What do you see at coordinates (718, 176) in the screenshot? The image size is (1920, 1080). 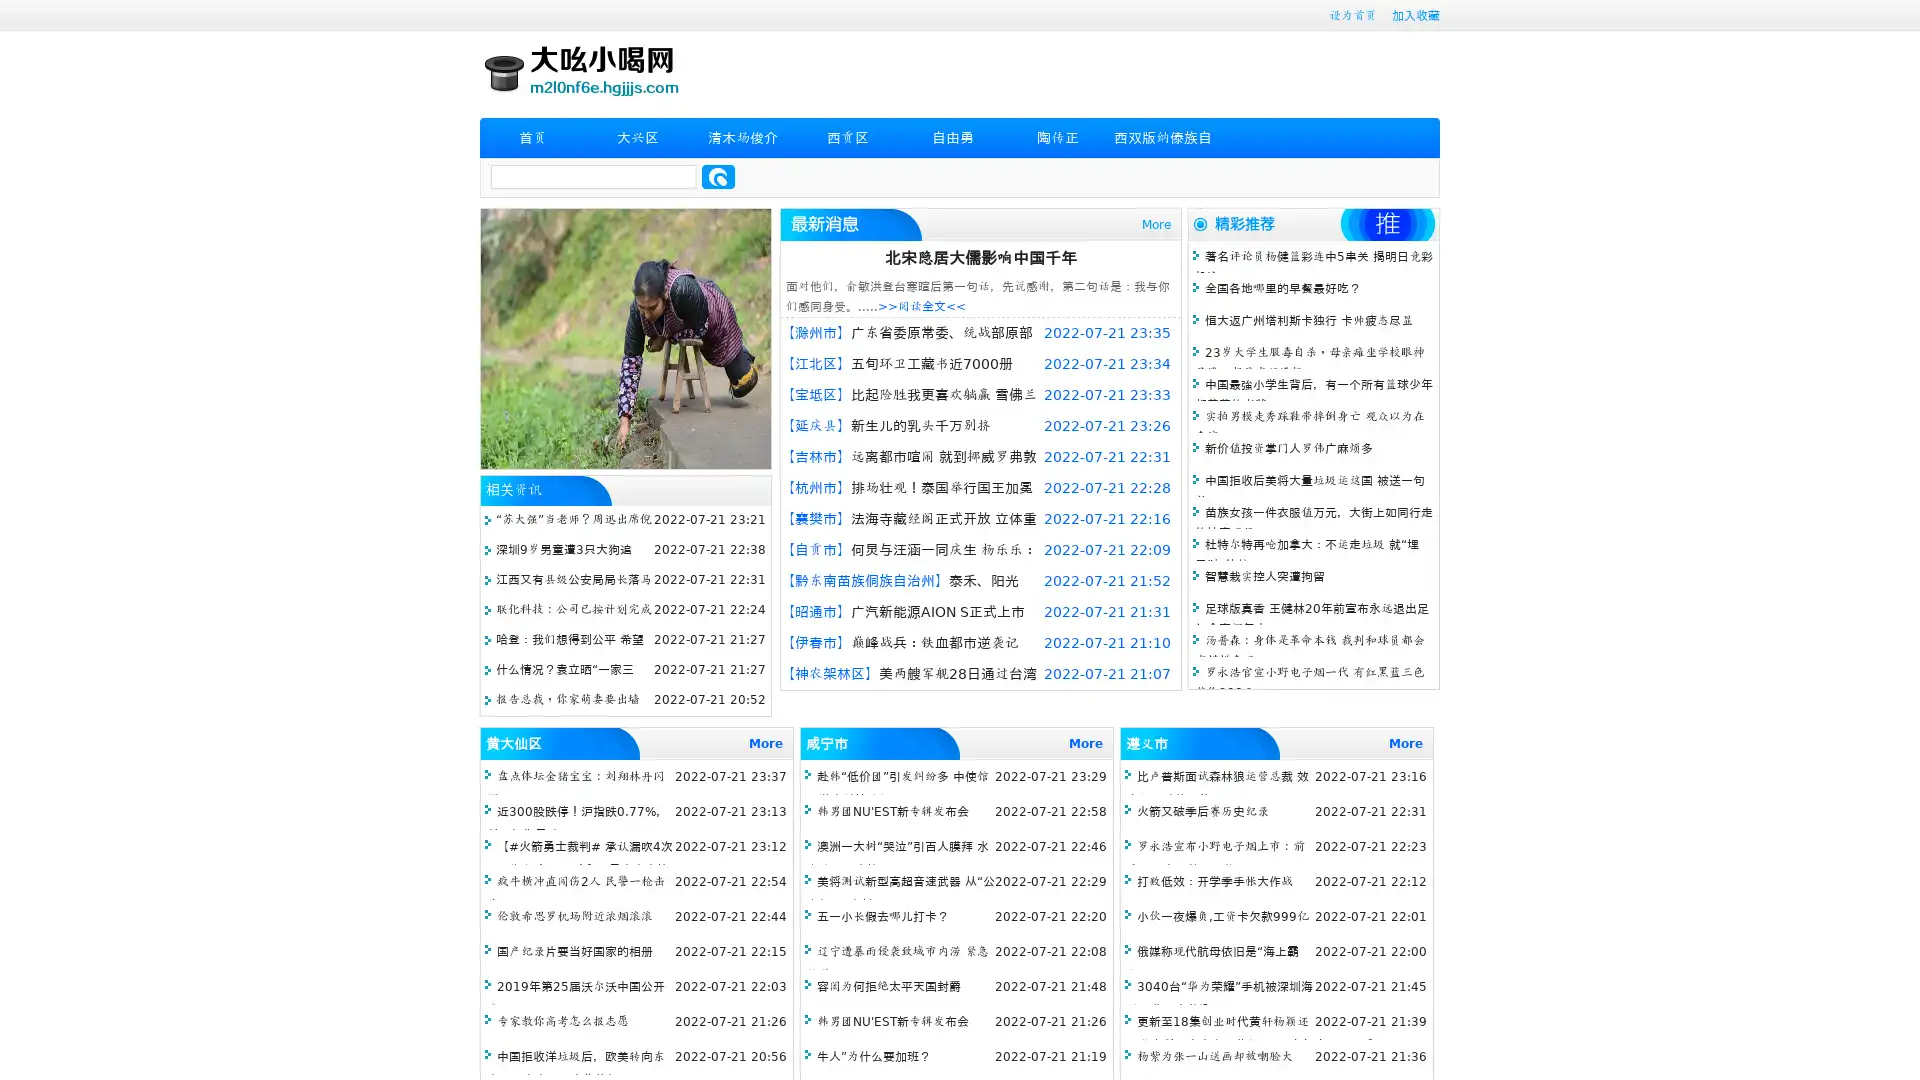 I see `Search` at bounding box center [718, 176].